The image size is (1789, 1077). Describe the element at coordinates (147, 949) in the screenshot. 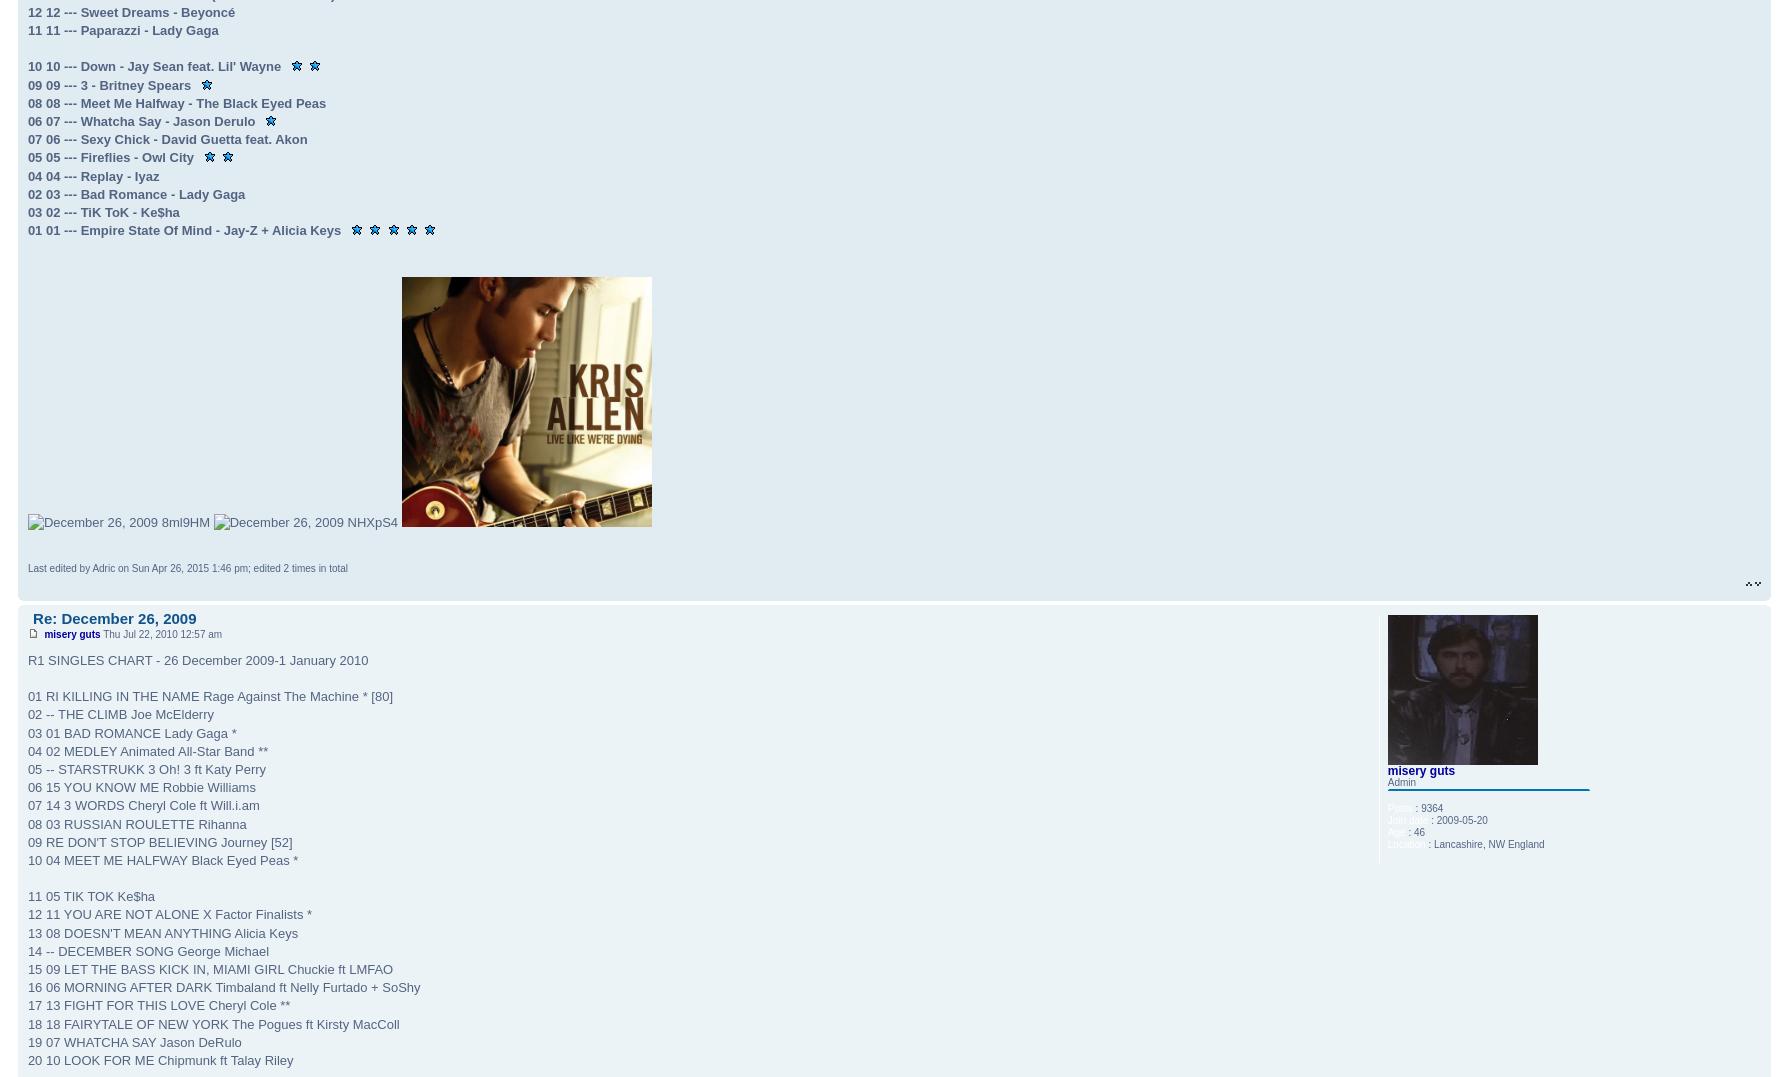

I see `'14 -- DECEMBER SONG George Michael'` at that location.